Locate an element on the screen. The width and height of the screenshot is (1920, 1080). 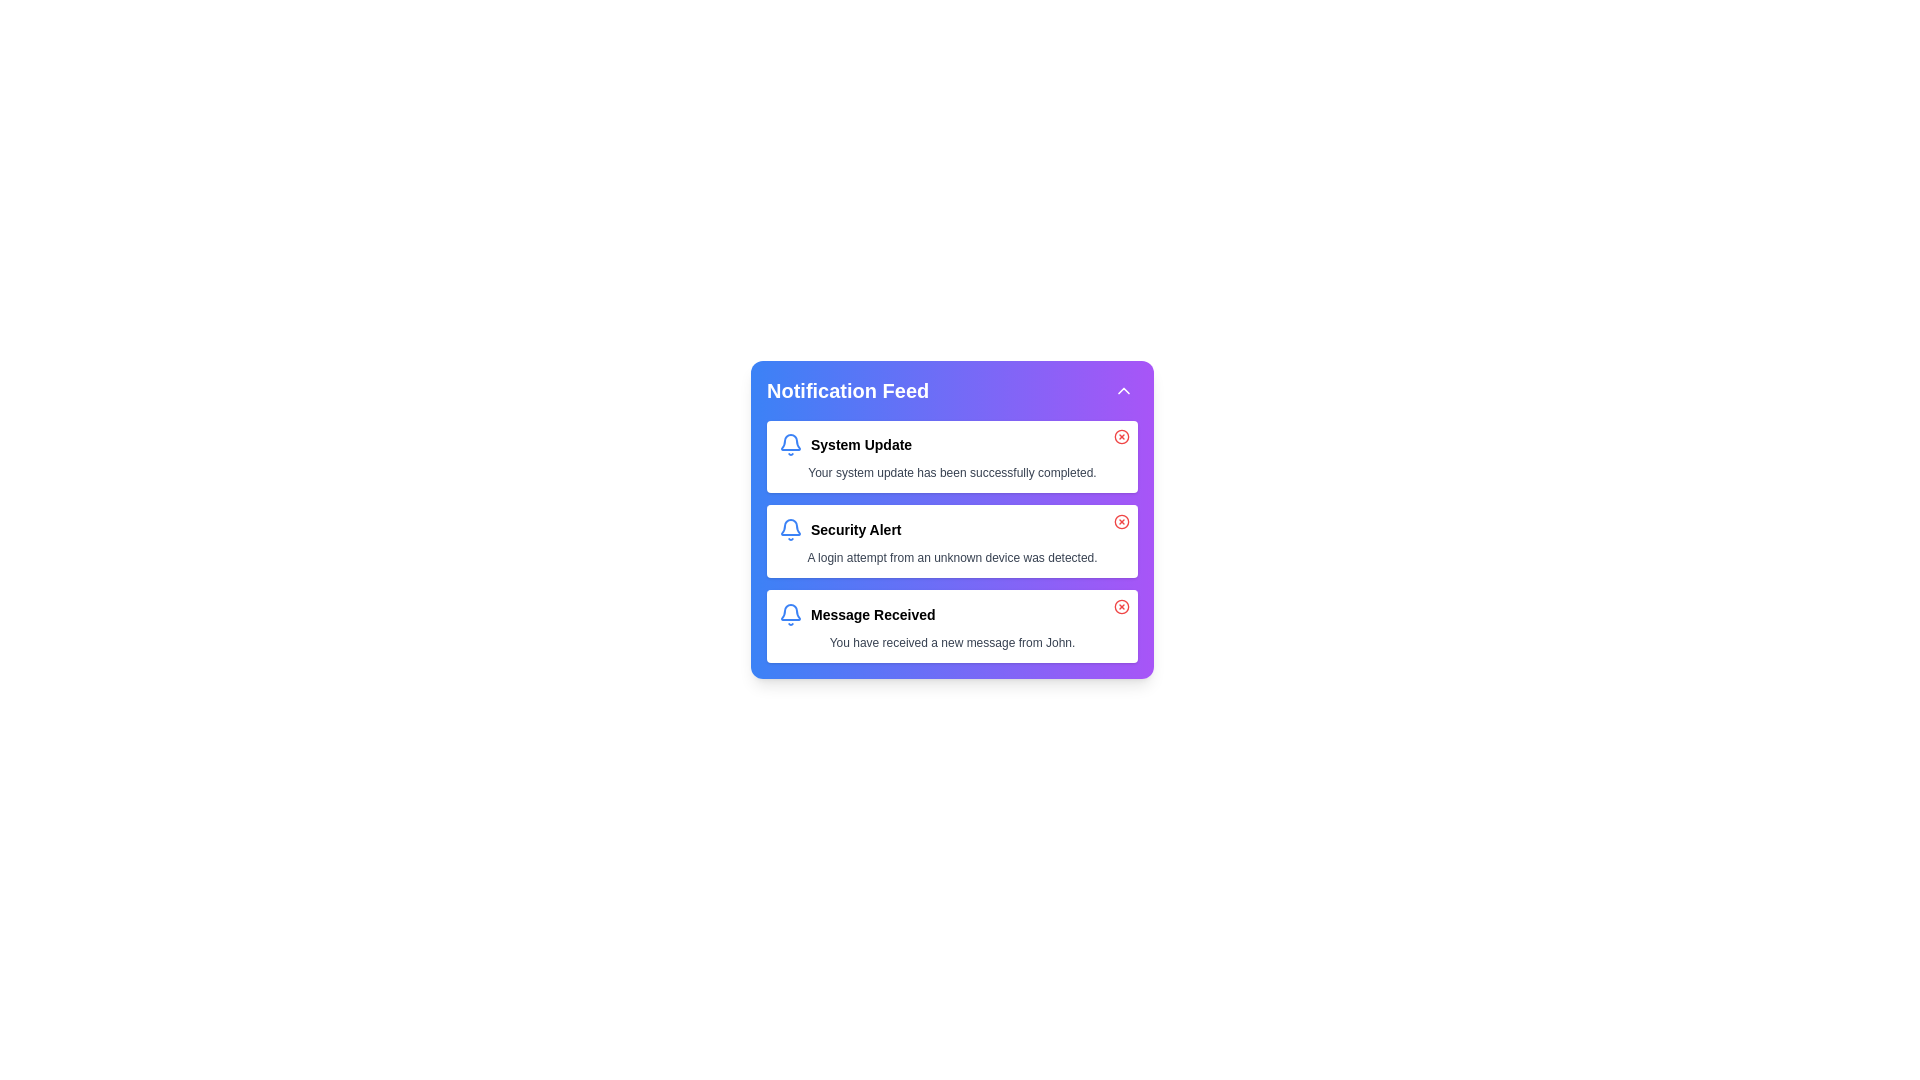
the static text display that shows the message 'You have received a new message from John.' which is styled in a small, gray font and positioned below the 'Message Received' header is located at coordinates (951, 643).